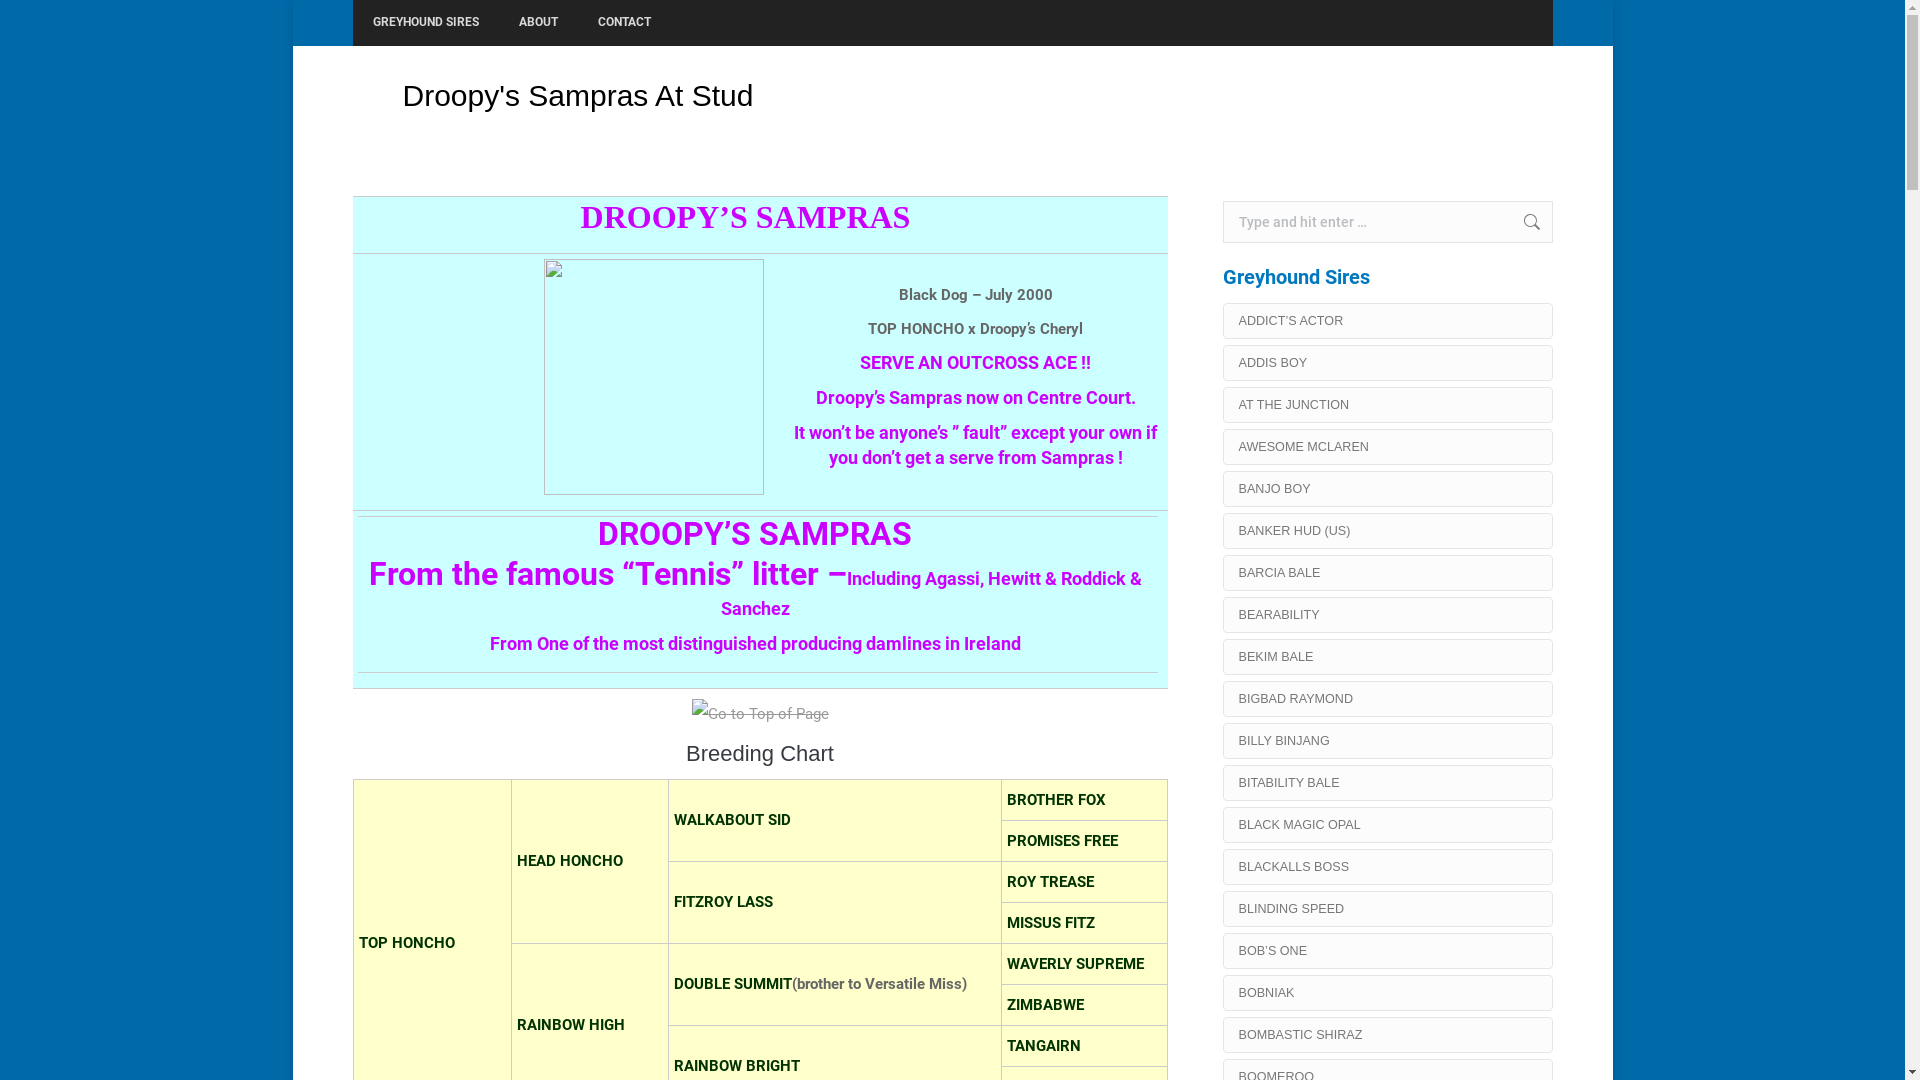  I want to click on 'BLACKALLS BOSS', so click(1386, 866).